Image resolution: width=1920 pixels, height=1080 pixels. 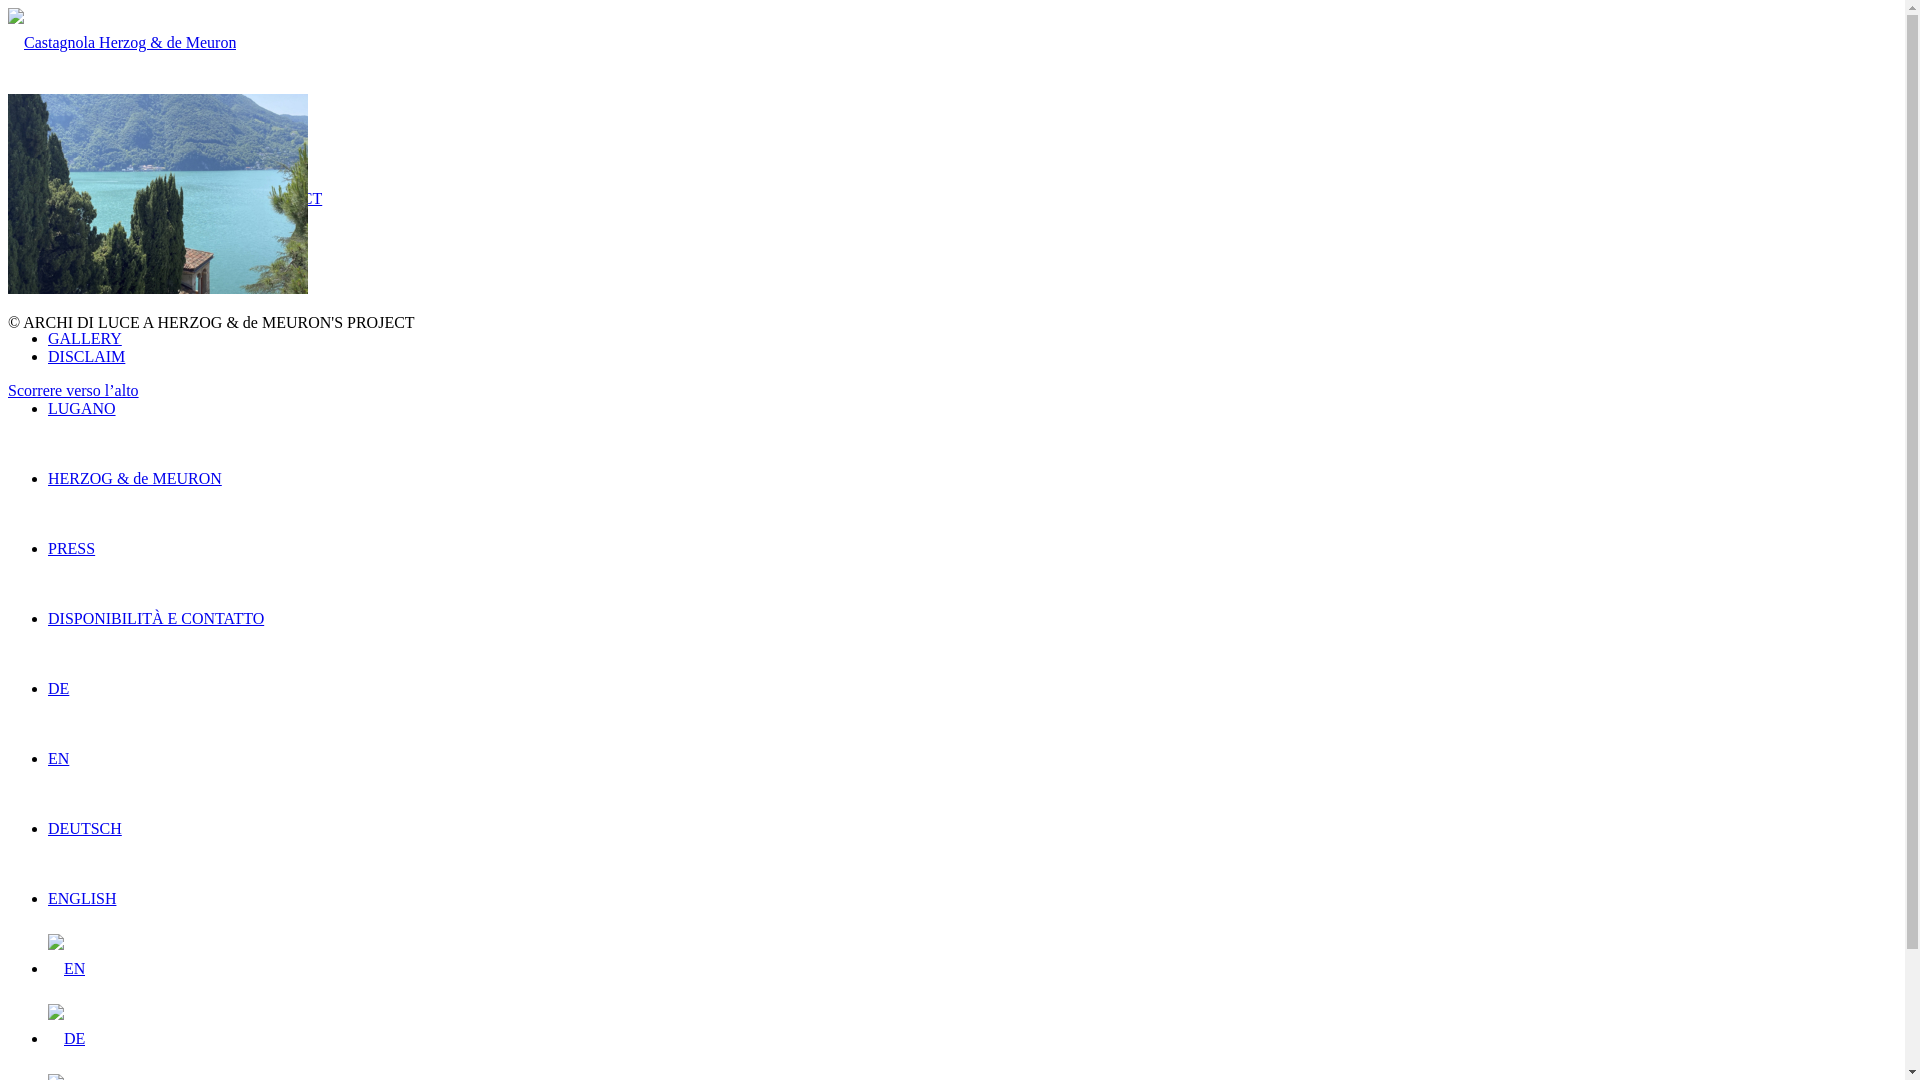 I want to click on 'DE', so click(x=66, y=1037).